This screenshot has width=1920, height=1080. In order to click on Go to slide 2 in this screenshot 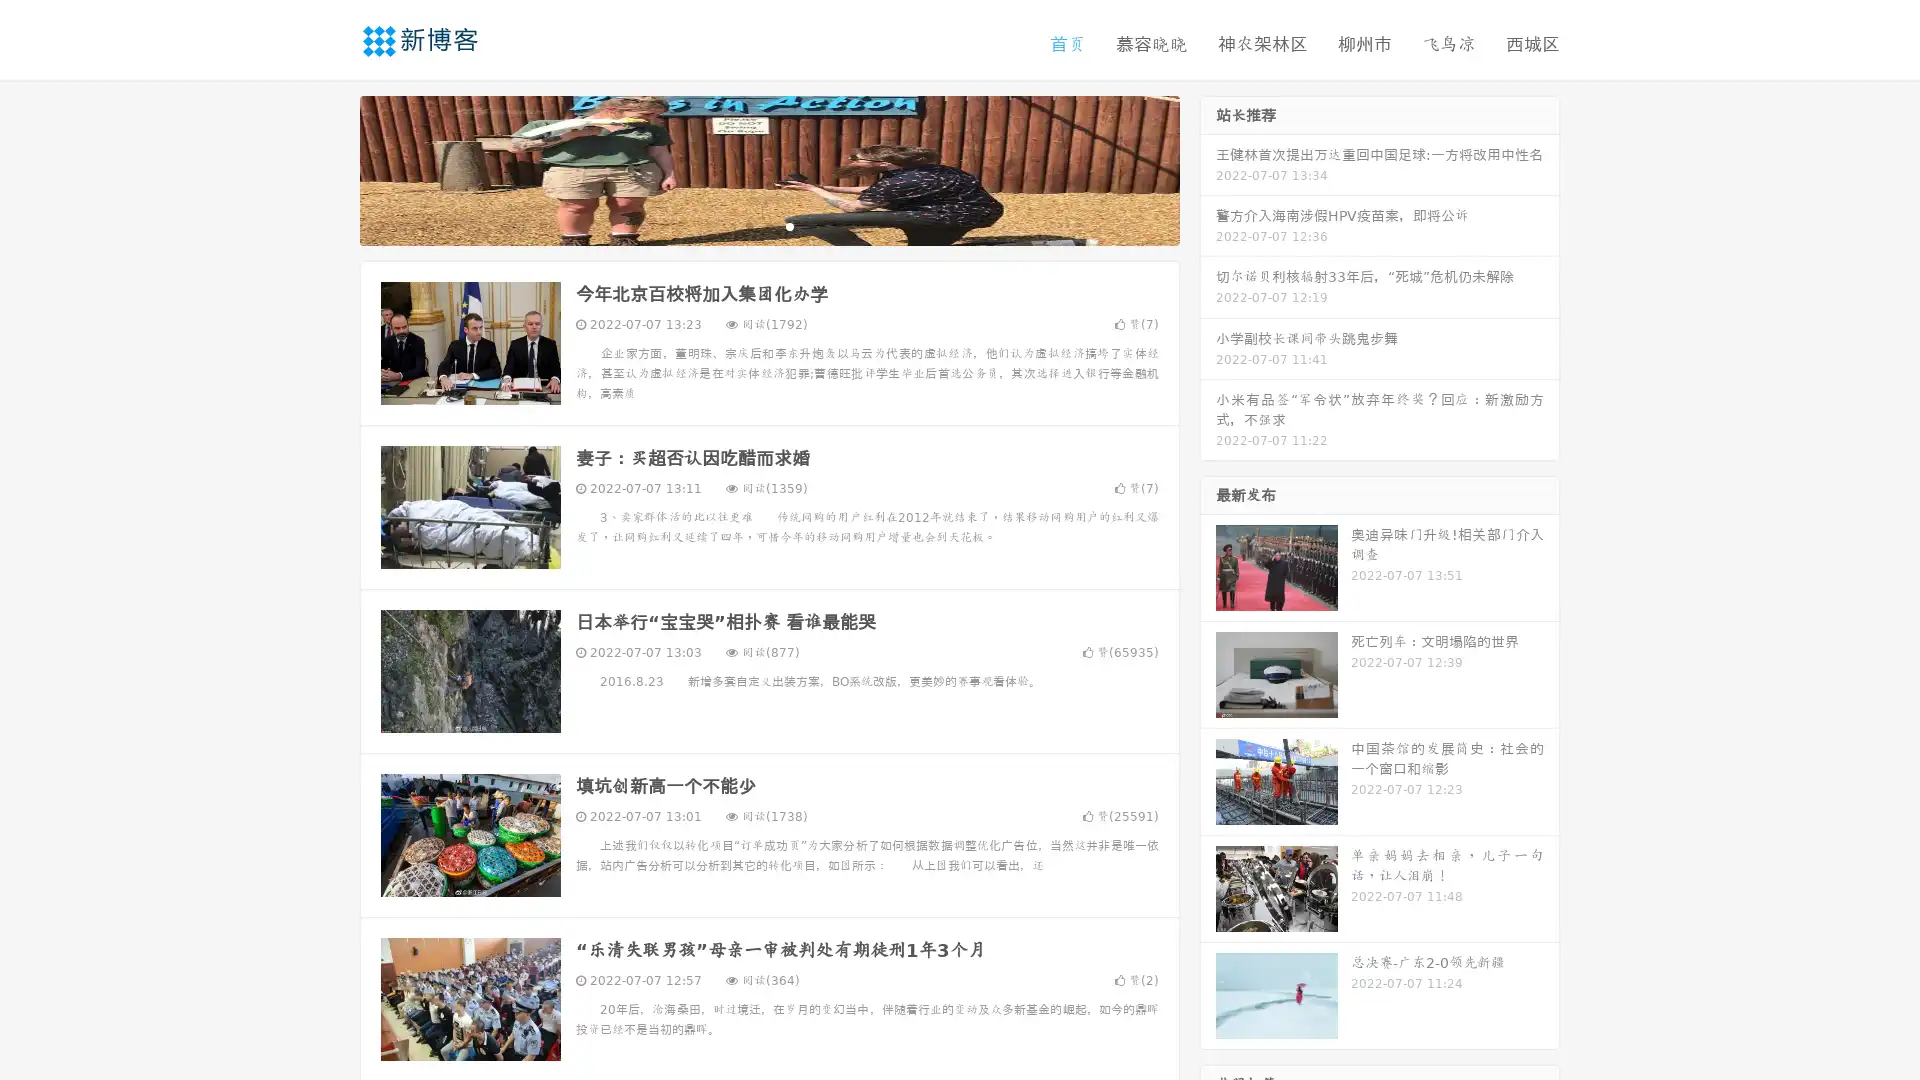, I will do `click(768, 225)`.